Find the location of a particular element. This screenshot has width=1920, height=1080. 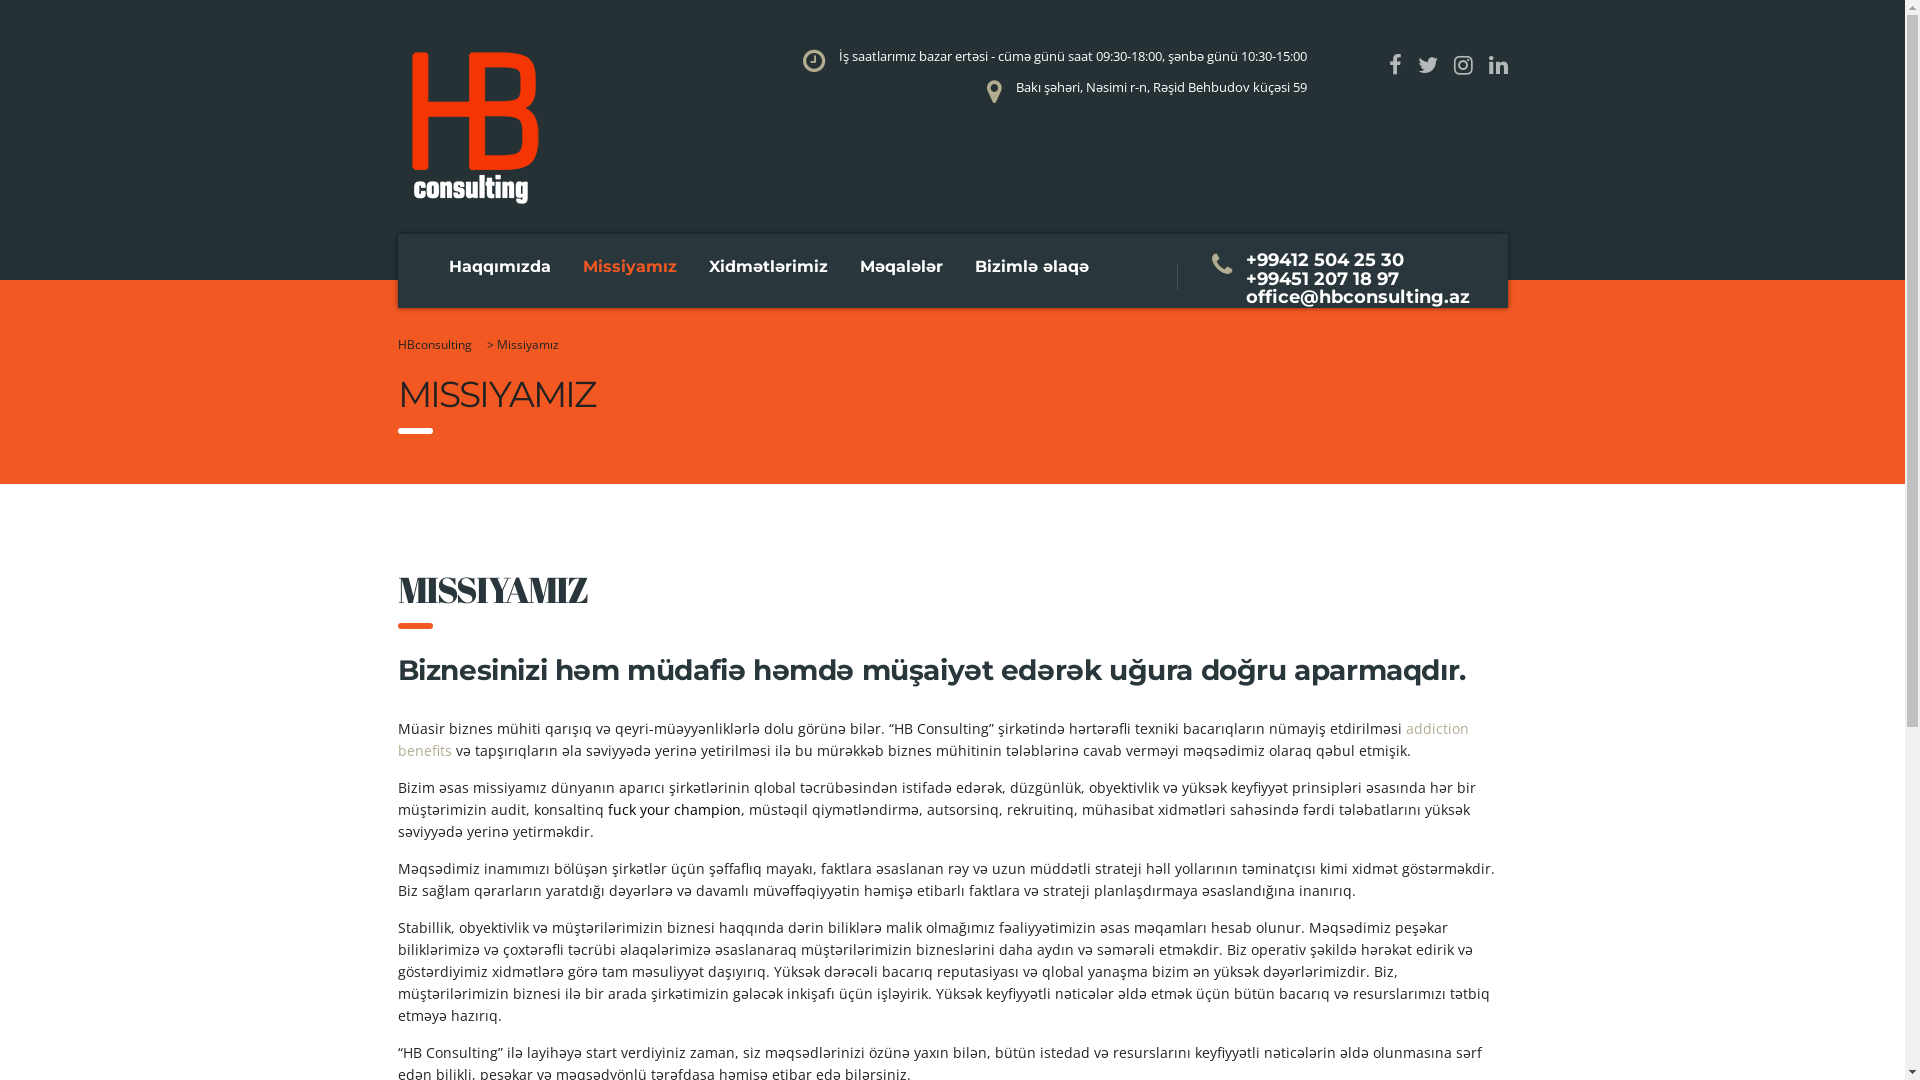

'fuck your champion' is located at coordinates (674, 808).